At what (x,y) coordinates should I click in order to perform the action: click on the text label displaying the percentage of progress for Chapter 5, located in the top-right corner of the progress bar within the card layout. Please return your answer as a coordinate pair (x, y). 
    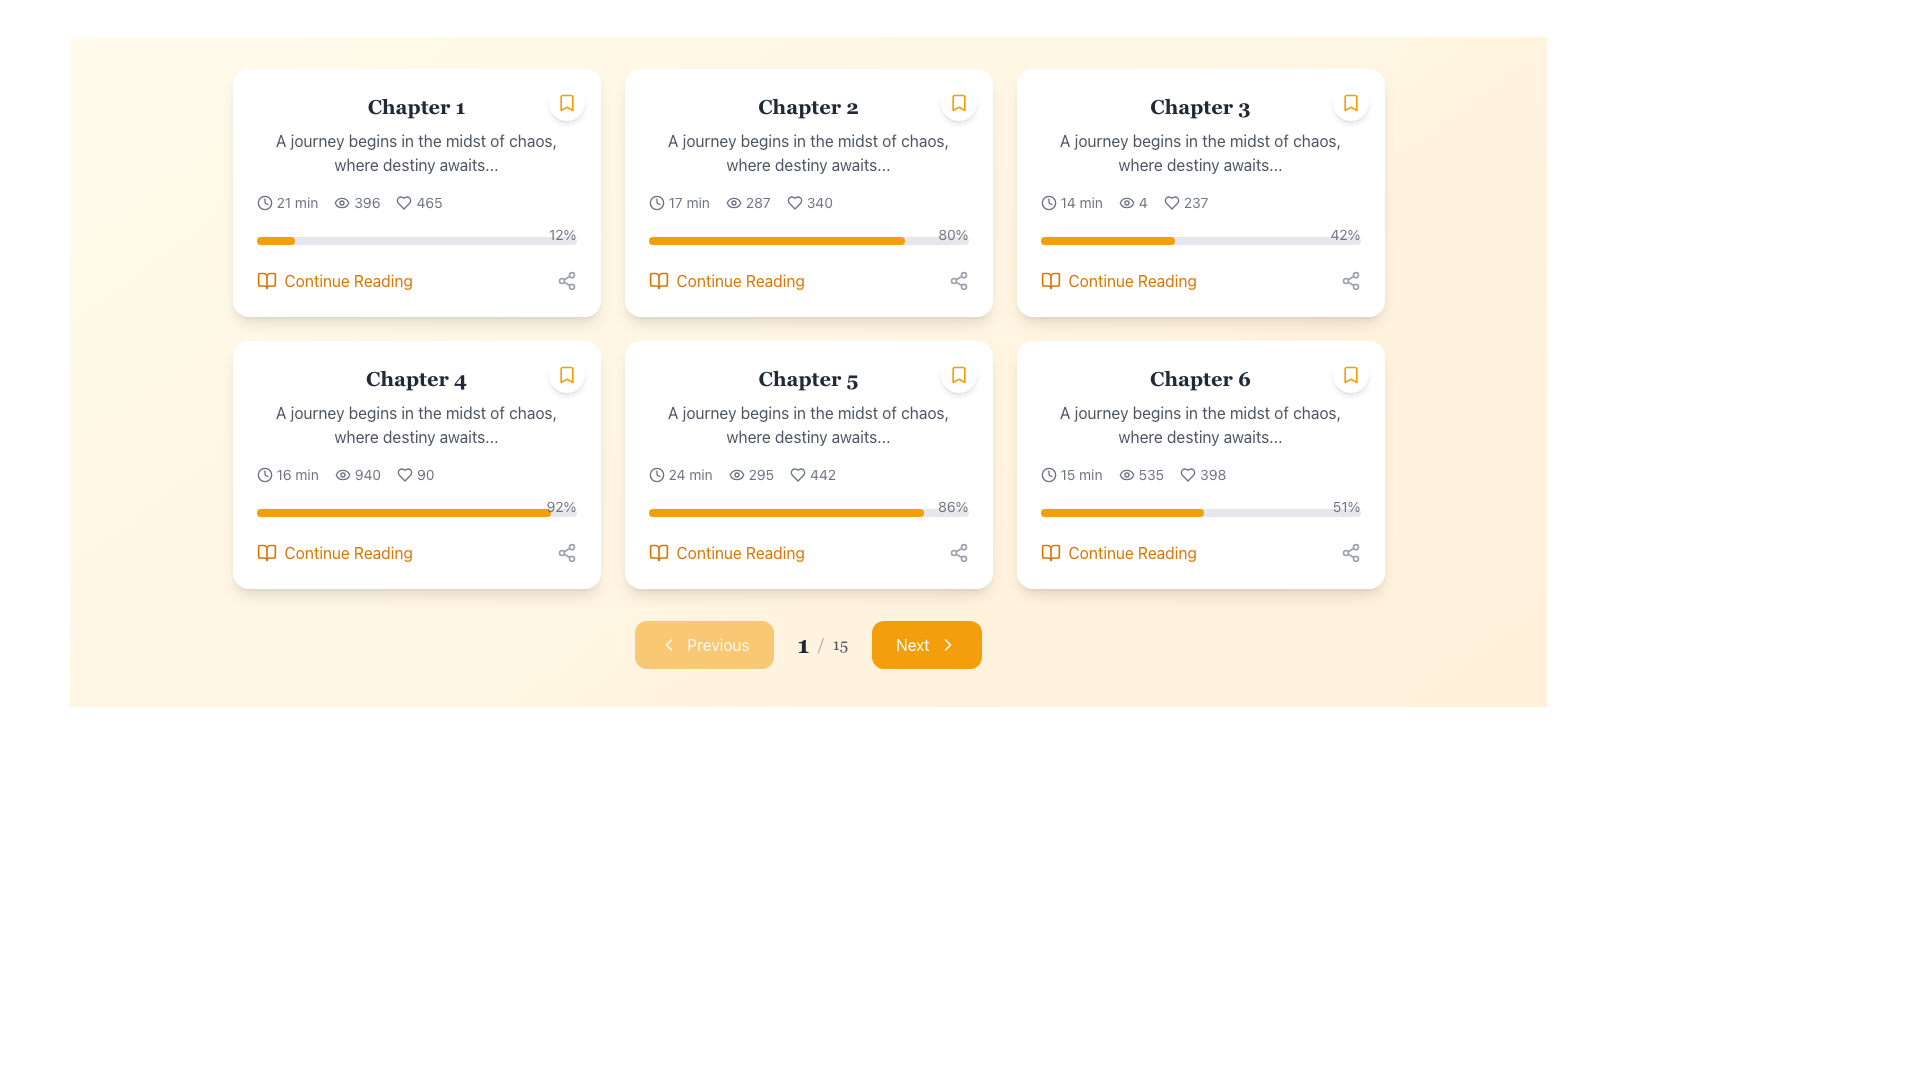
    Looking at the image, I should click on (952, 505).